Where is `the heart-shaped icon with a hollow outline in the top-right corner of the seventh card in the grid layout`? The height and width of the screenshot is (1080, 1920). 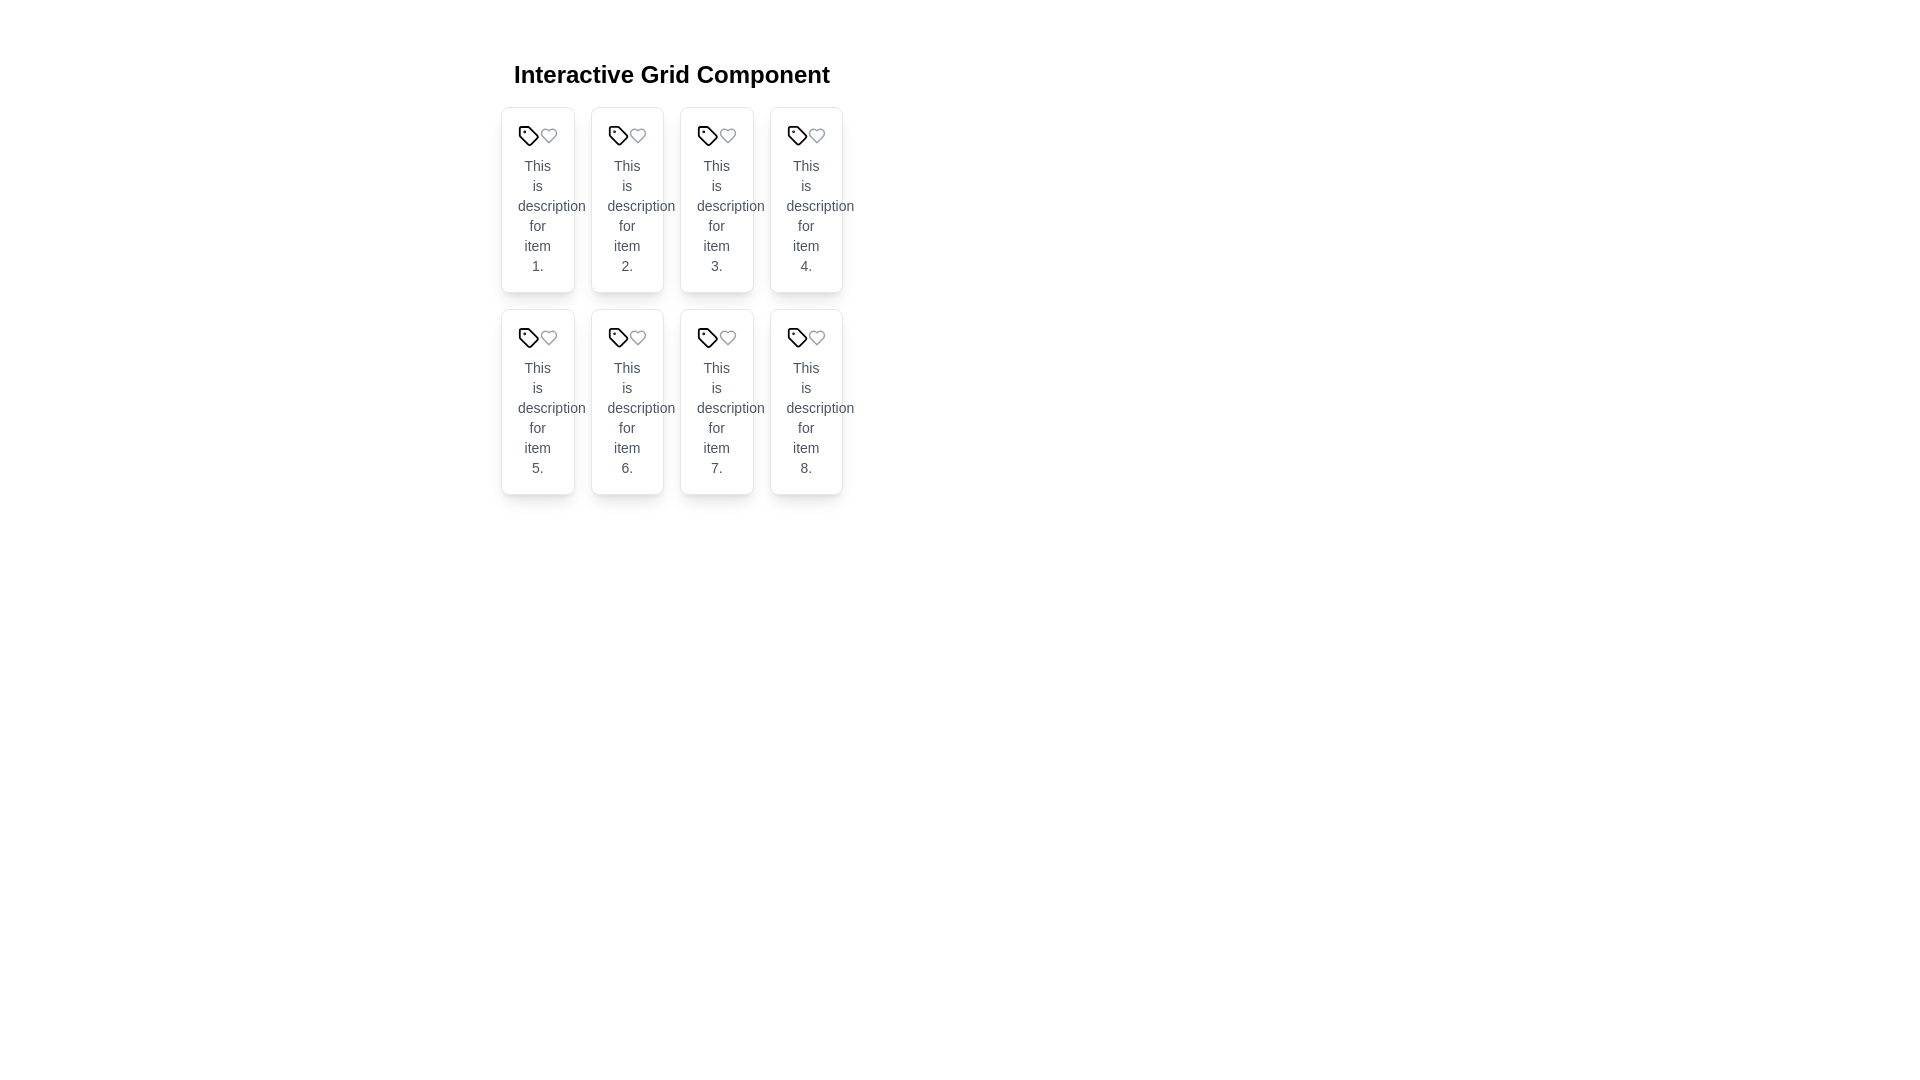 the heart-shaped icon with a hollow outline in the top-right corner of the seventh card in the grid layout is located at coordinates (726, 337).